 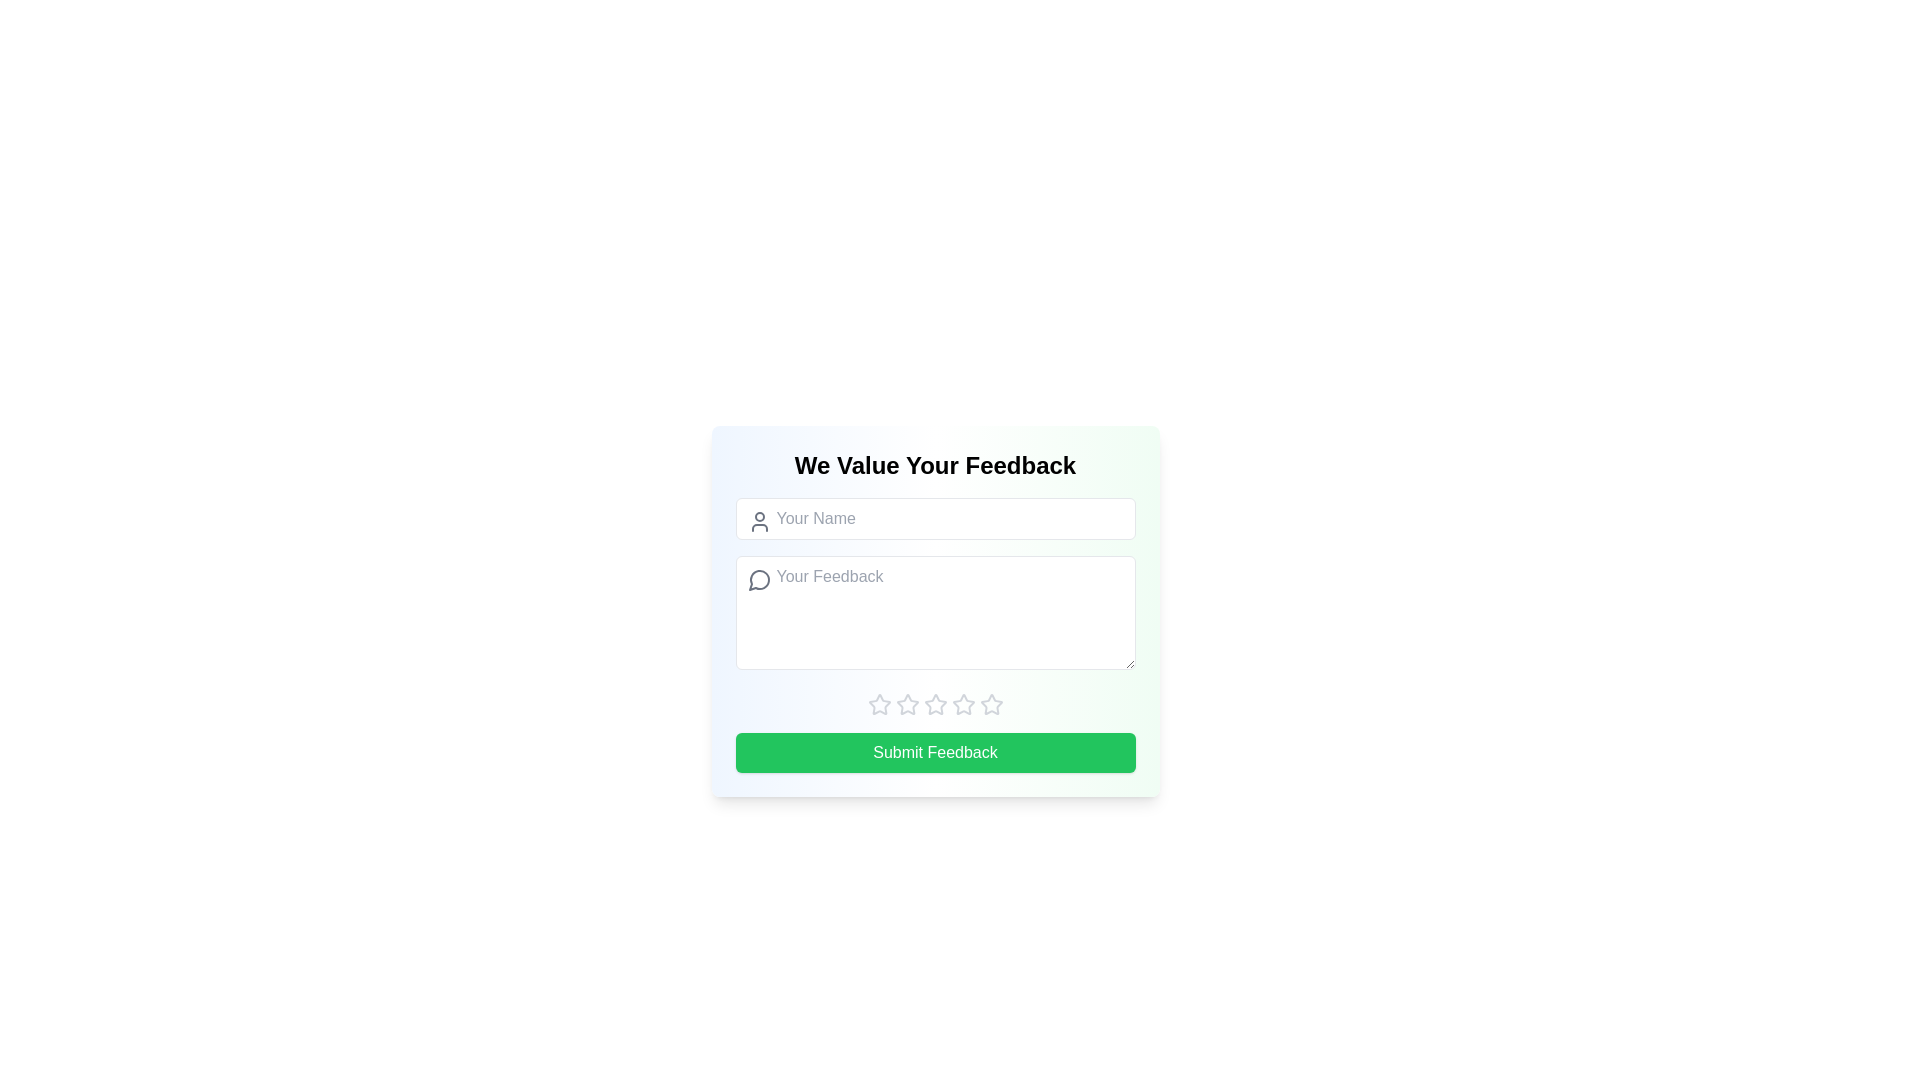 I want to click on the first star icon in the row of five star icons, so click(x=879, y=703).